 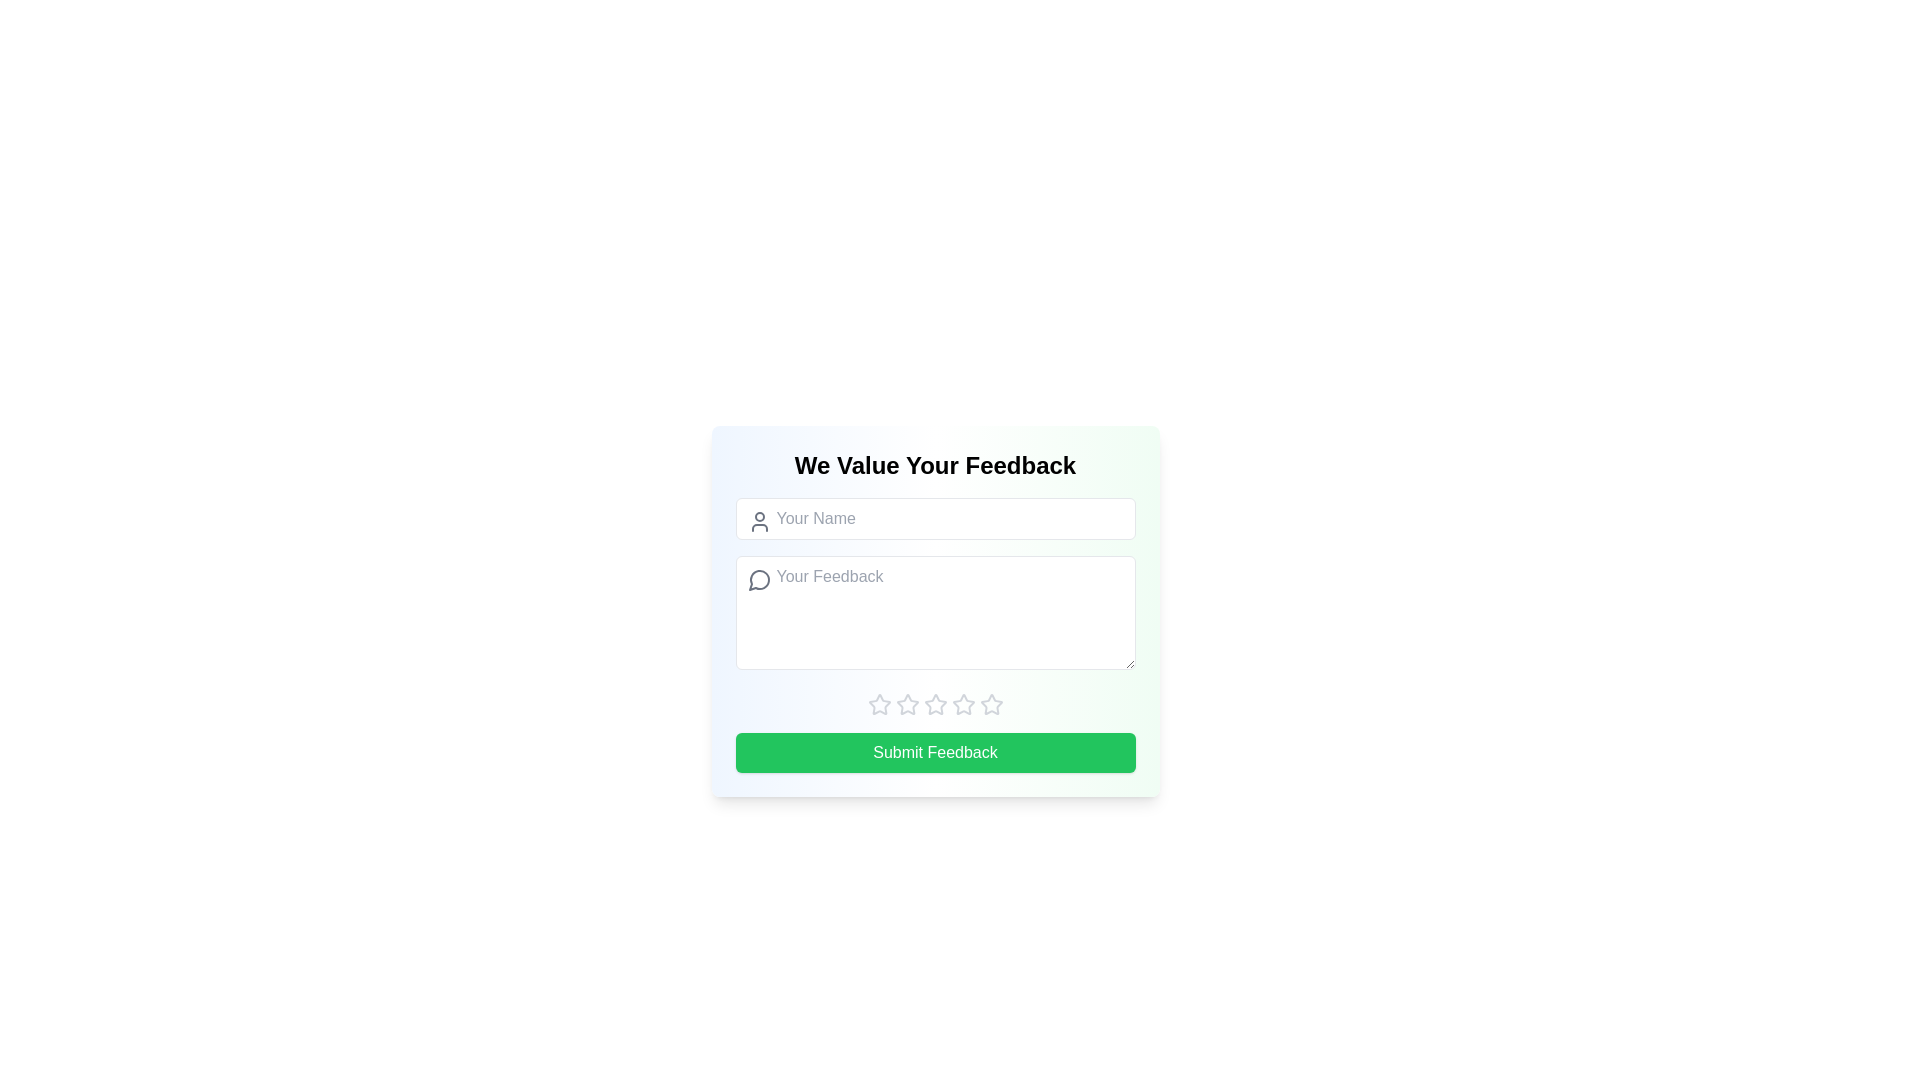 I want to click on the first star icon in the row of five star icons, so click(x=879, y=703).